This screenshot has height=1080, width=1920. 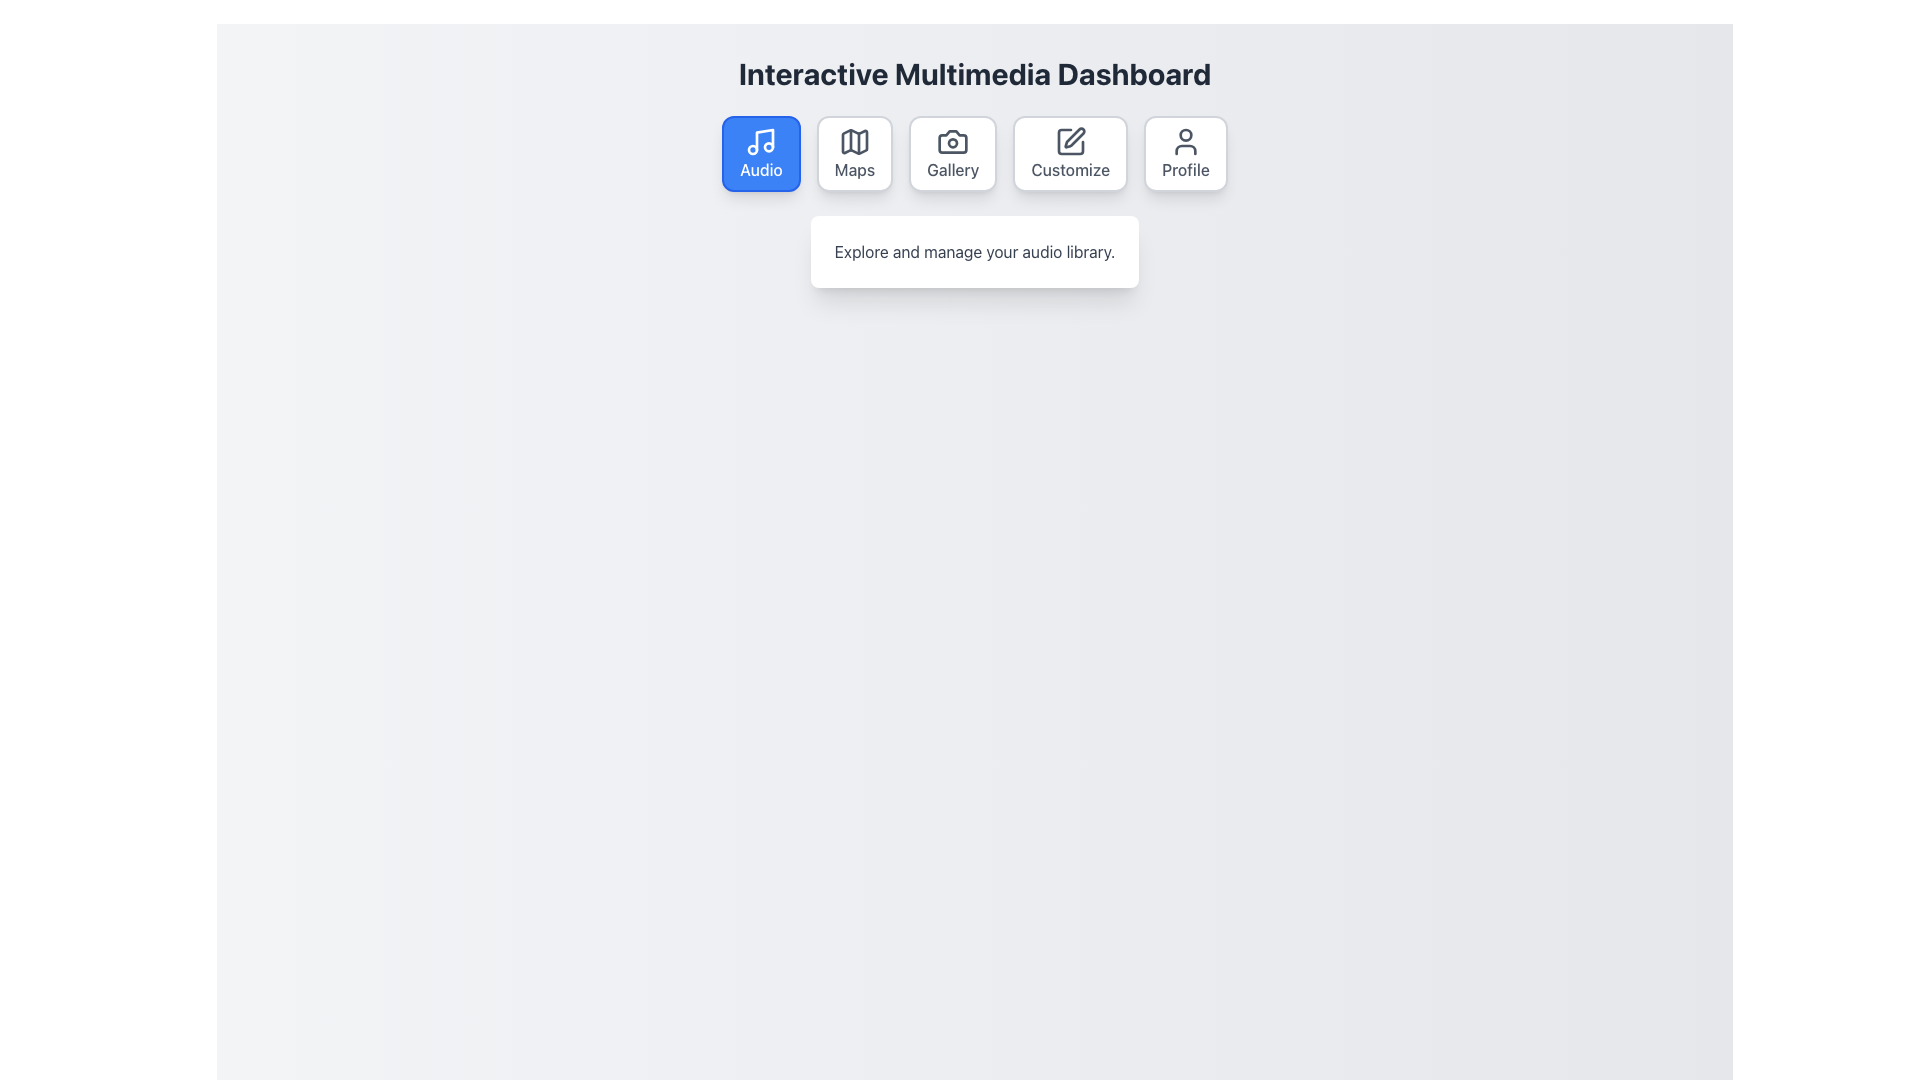 I want to click on the profile management button located at the top-right section of the application interface, adjacent to the 'Customize' button, so click(x=1185, y=153).